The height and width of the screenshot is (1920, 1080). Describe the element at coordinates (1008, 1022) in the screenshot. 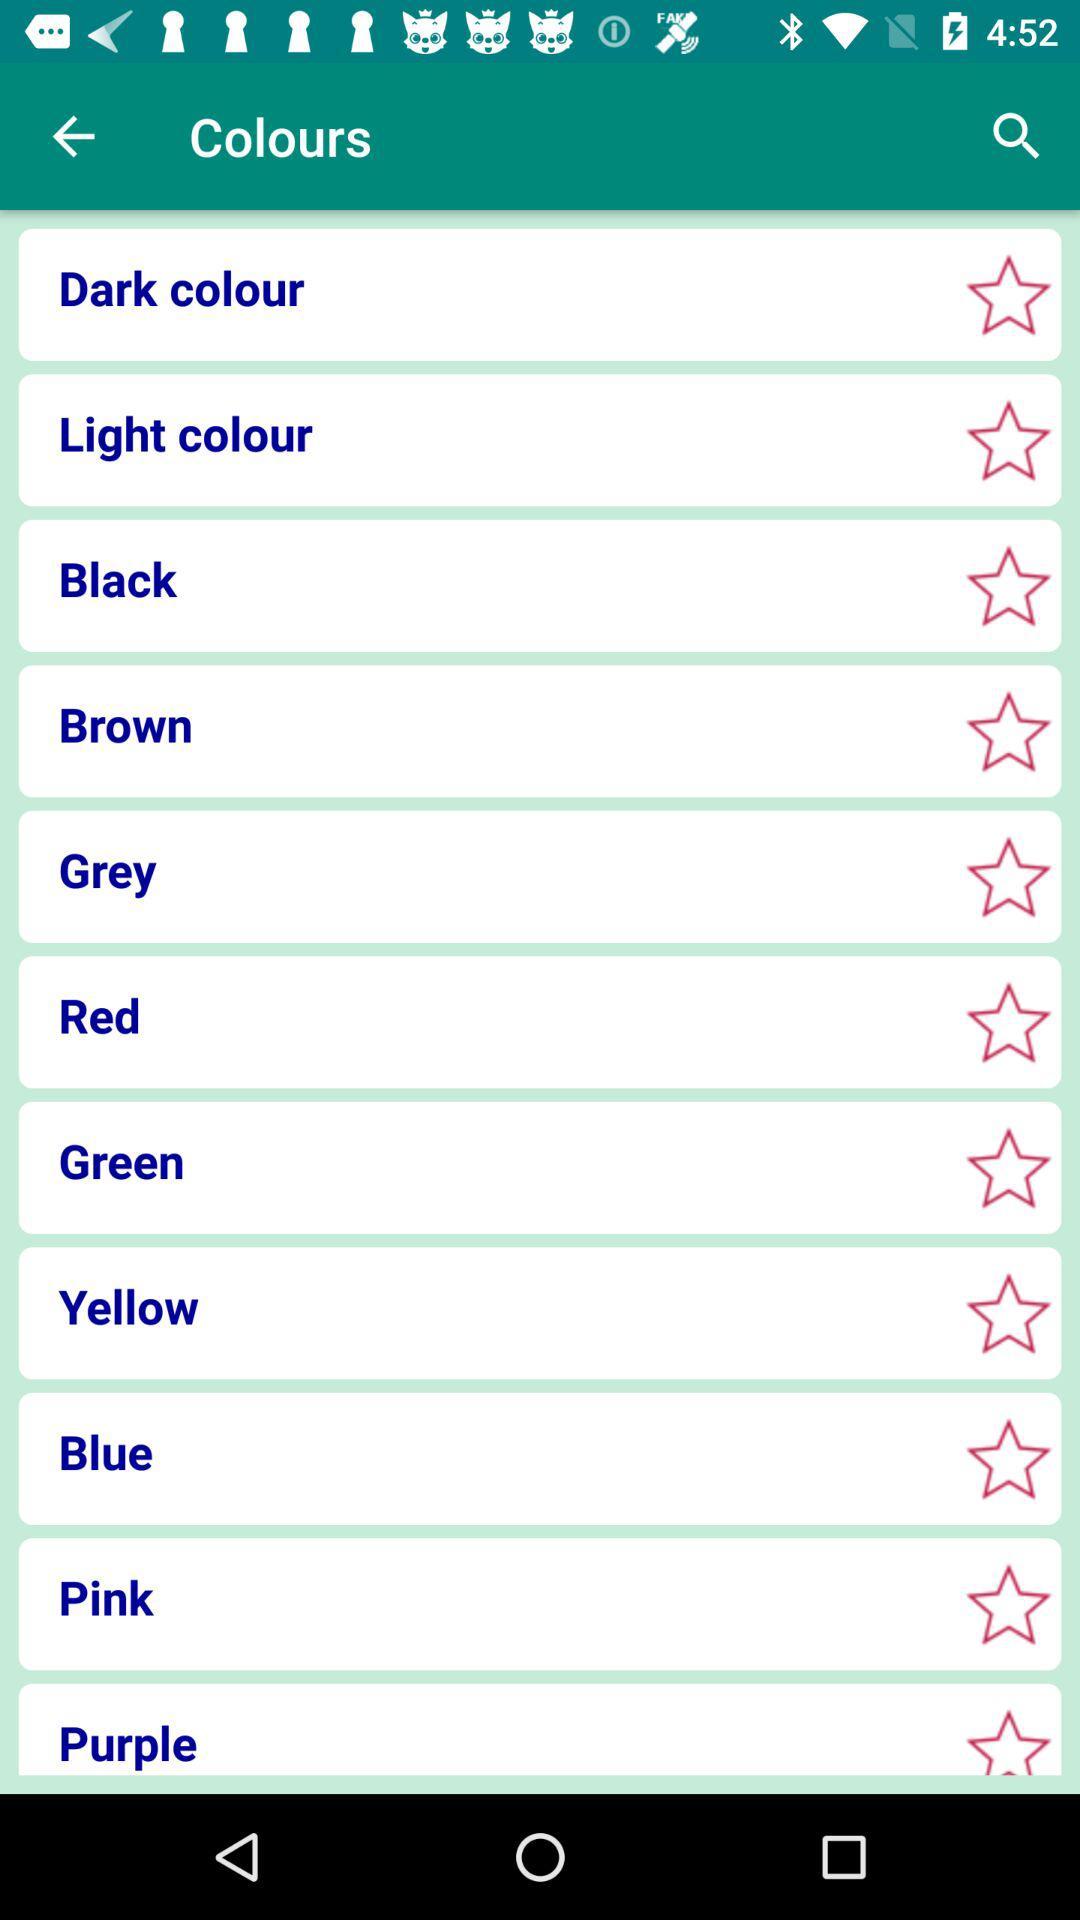

I see `bookmark` at that location.